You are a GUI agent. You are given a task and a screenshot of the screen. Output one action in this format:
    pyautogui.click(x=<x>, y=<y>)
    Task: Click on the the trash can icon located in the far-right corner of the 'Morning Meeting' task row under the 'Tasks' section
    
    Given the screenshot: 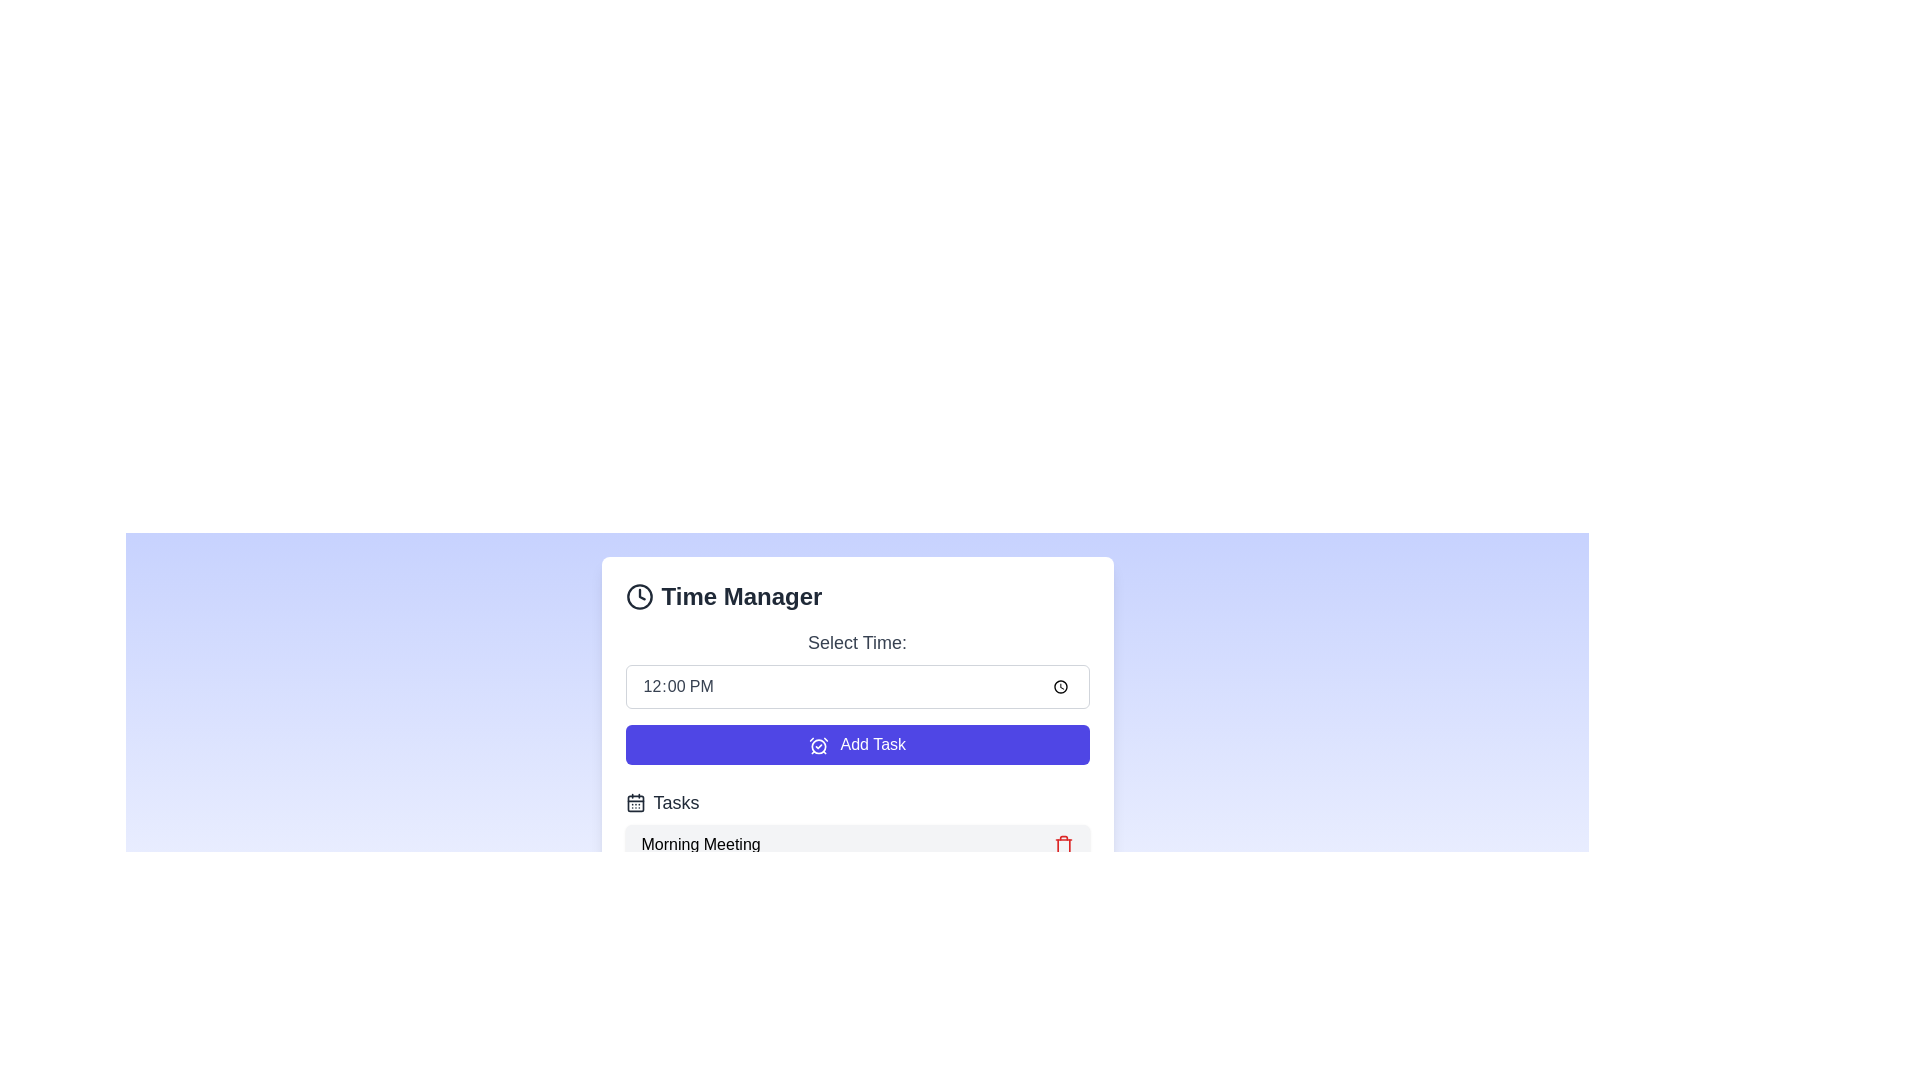 What is the action you would take?
    pyautogui.click(x=1062, y=846)
    